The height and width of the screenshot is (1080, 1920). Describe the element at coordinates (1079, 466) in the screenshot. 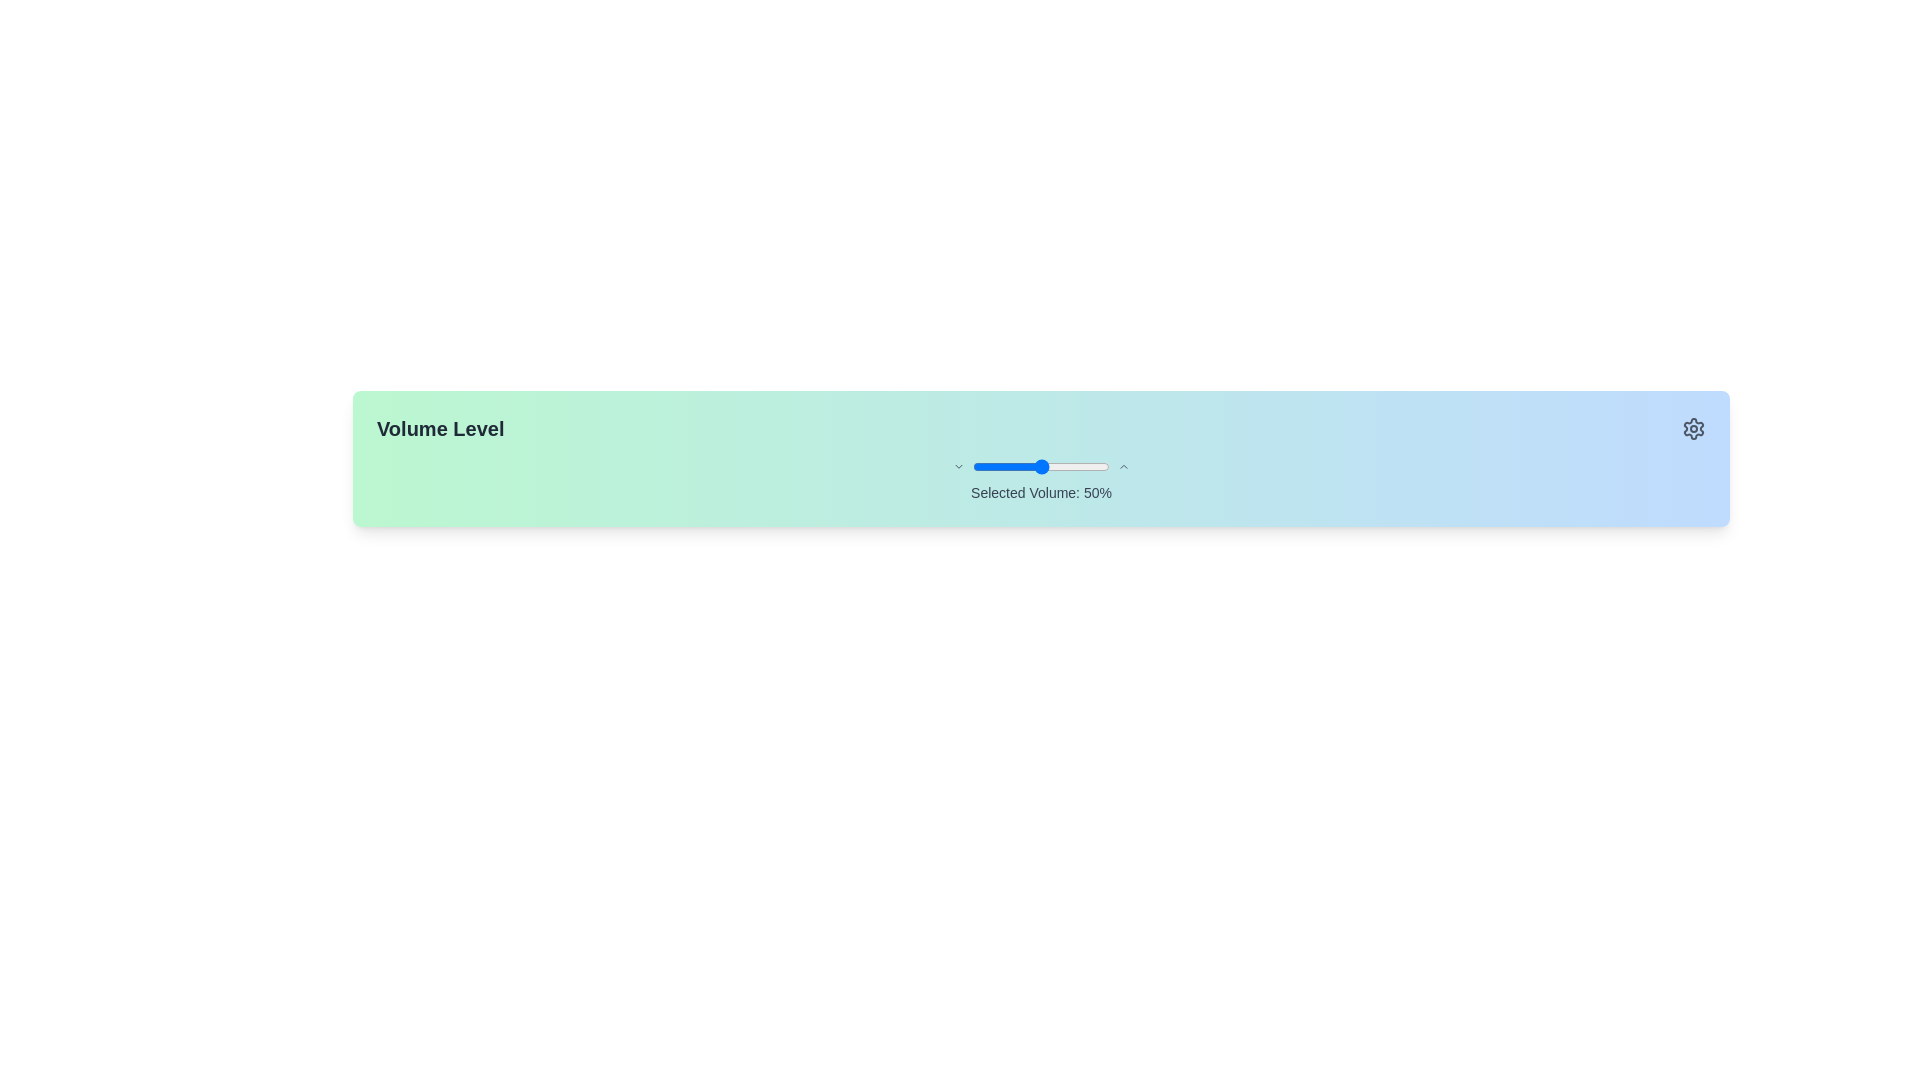

I see `the slider value` at that location.